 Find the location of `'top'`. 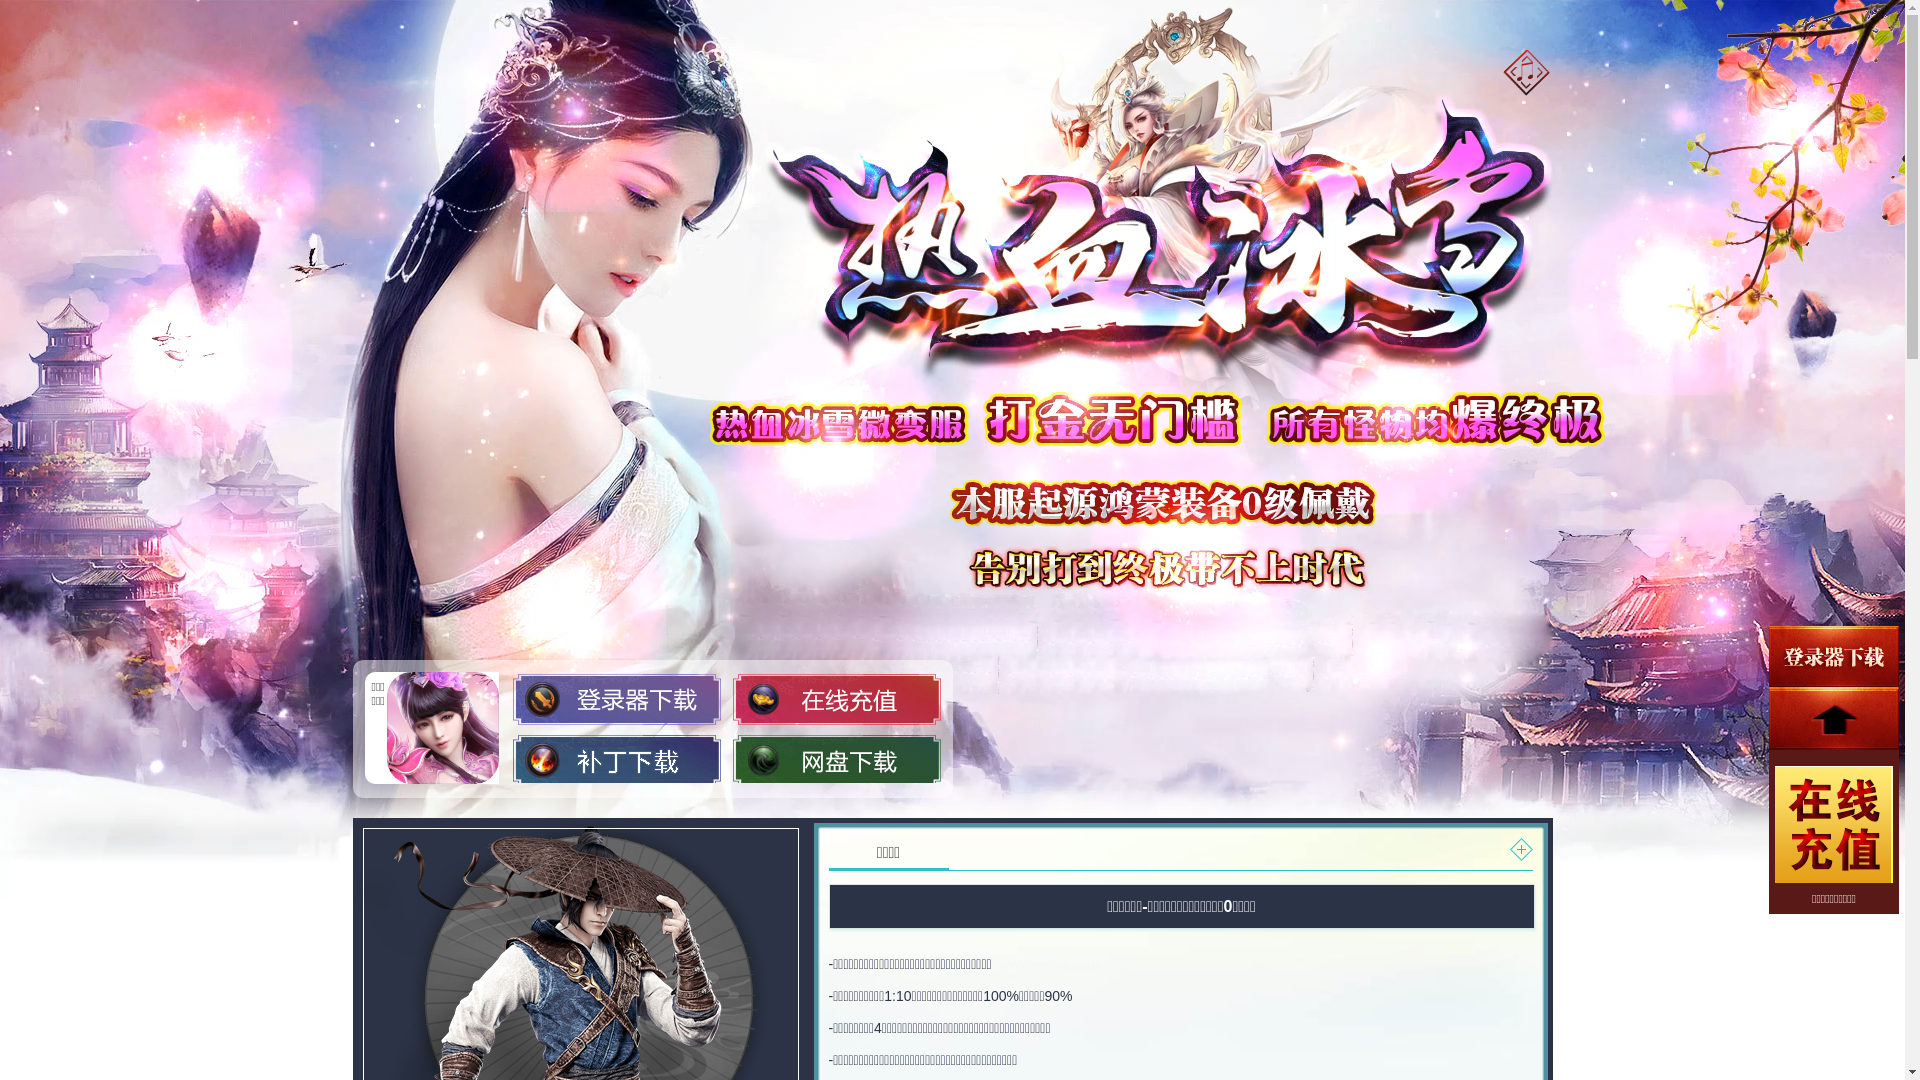

'top' is located at coordinates (1833, 717).